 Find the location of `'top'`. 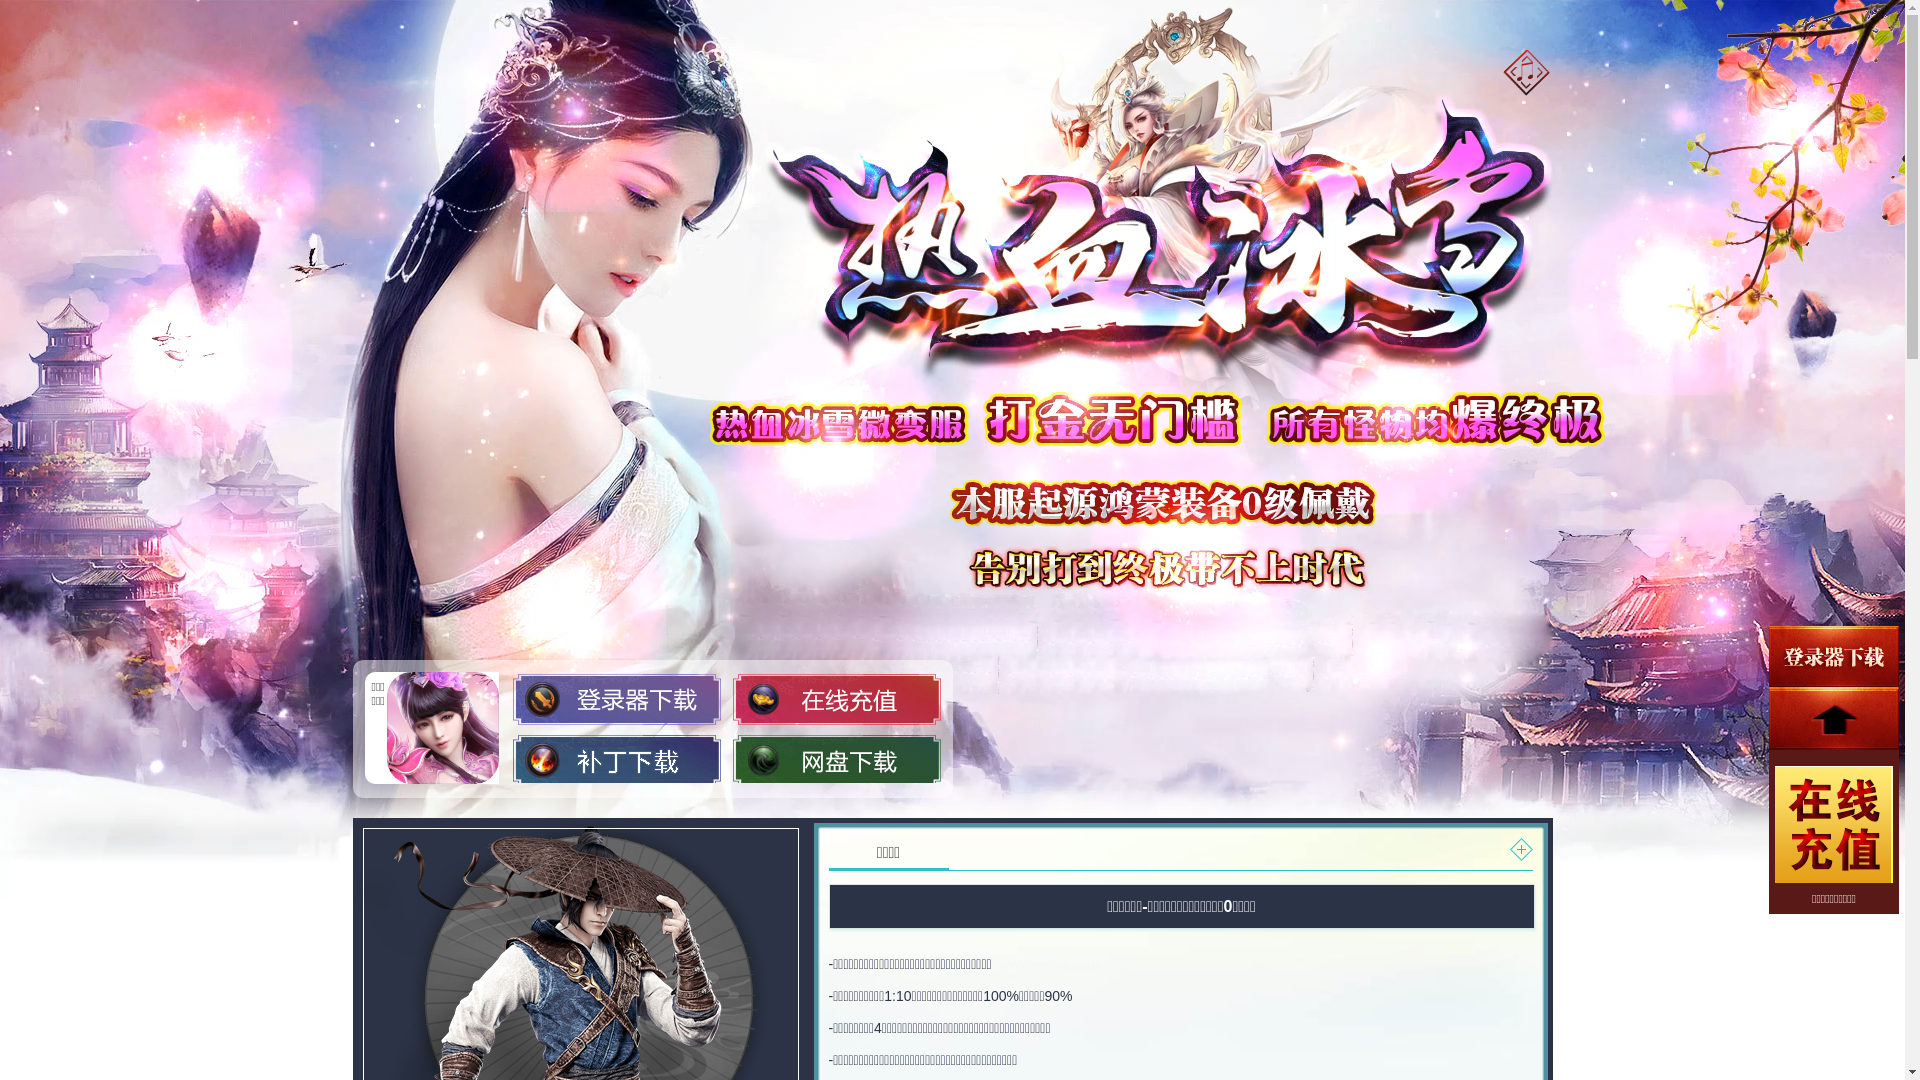

'top' is located at coordinates (1833, 717).